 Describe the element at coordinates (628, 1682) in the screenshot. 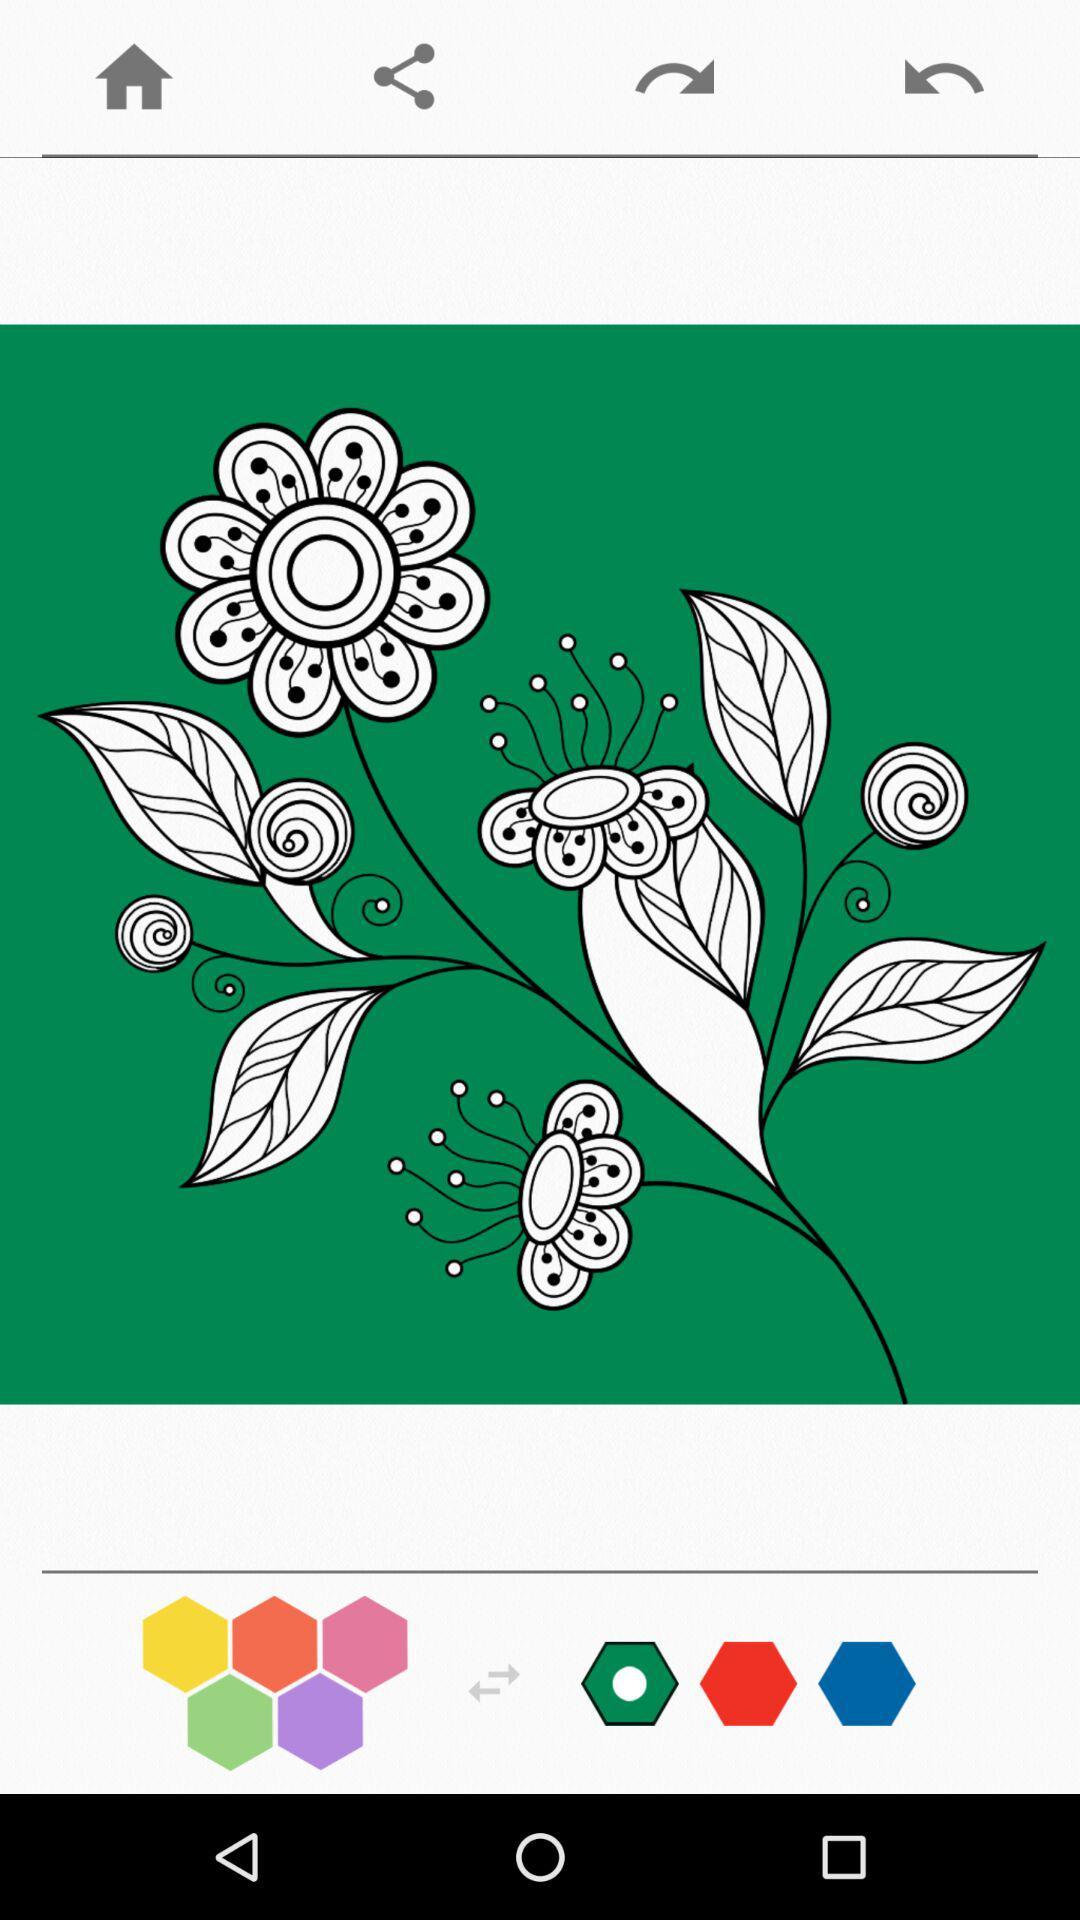

I see `the national_flag icon` at that location.